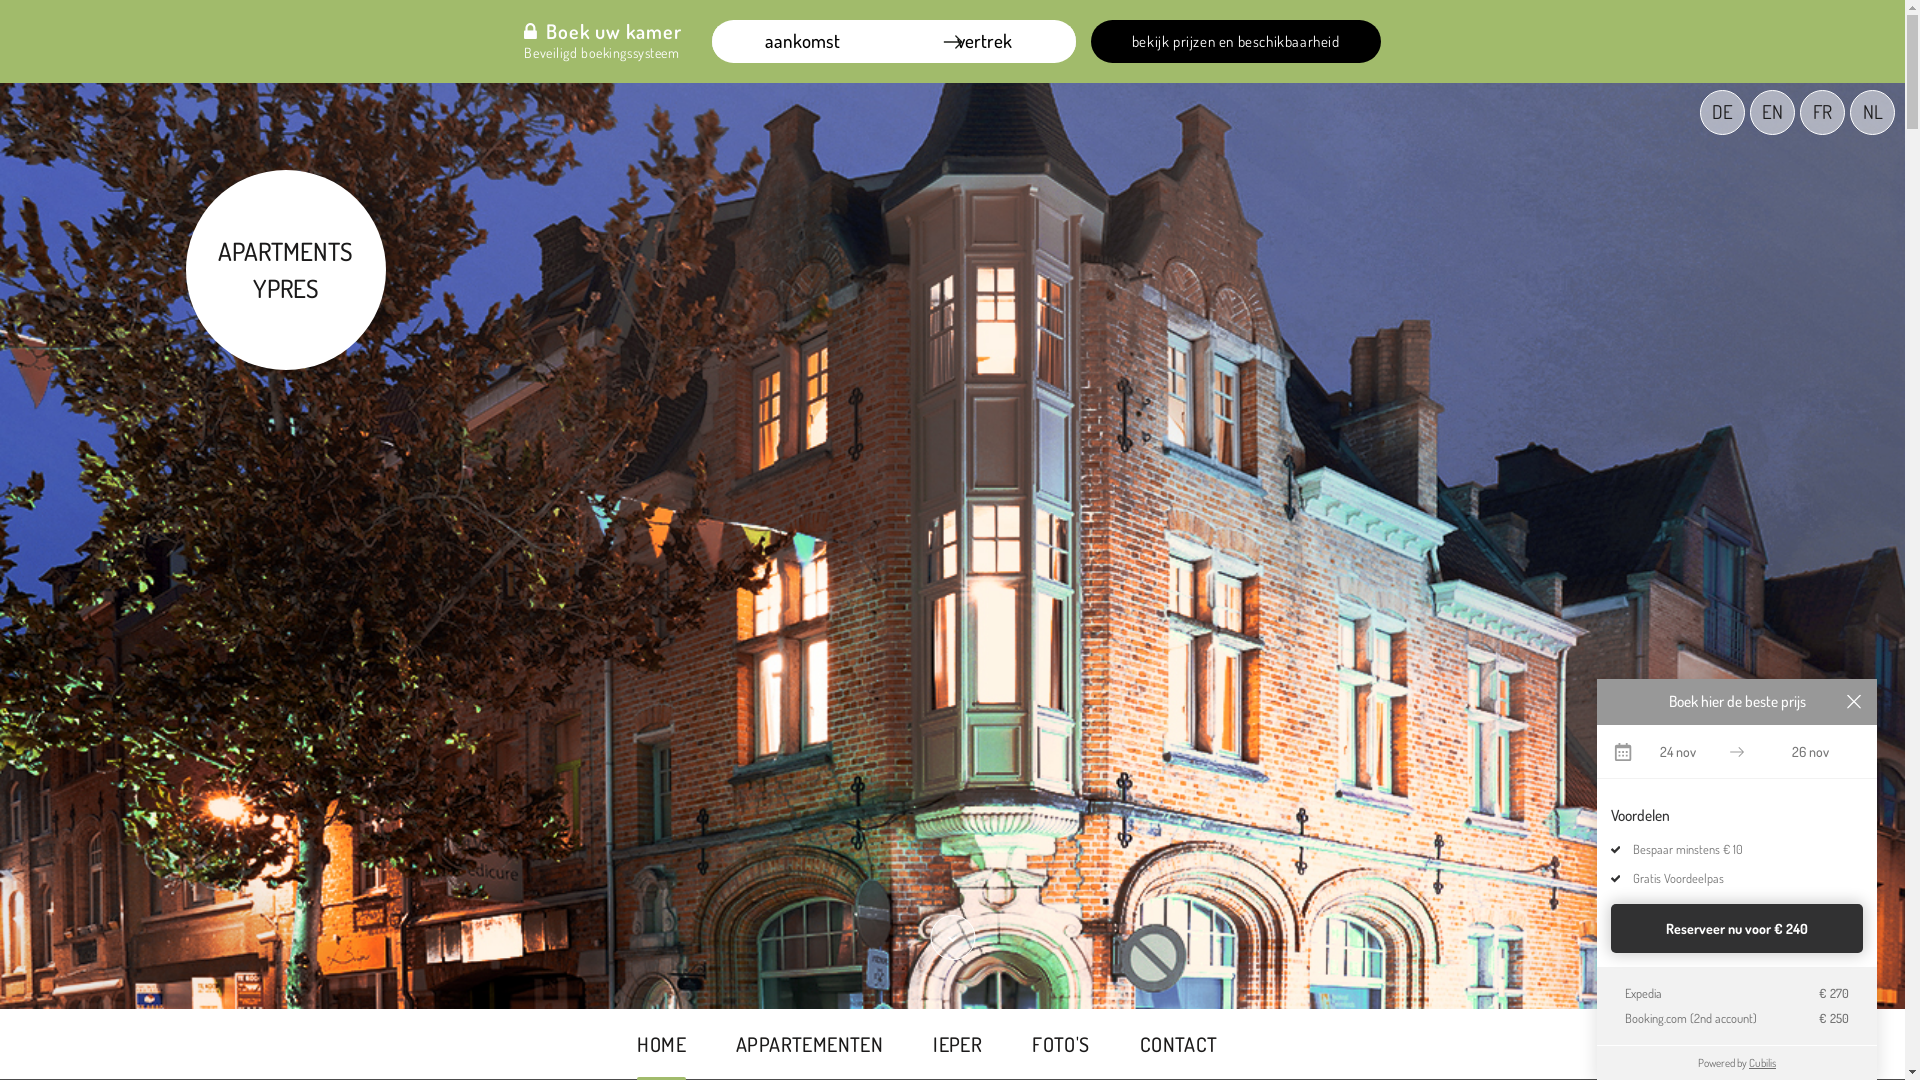 This screenshot has height=1080, width=1920. I want to click on 'bekijk prijzen en beschikbaarheid', so click(1235, 41).